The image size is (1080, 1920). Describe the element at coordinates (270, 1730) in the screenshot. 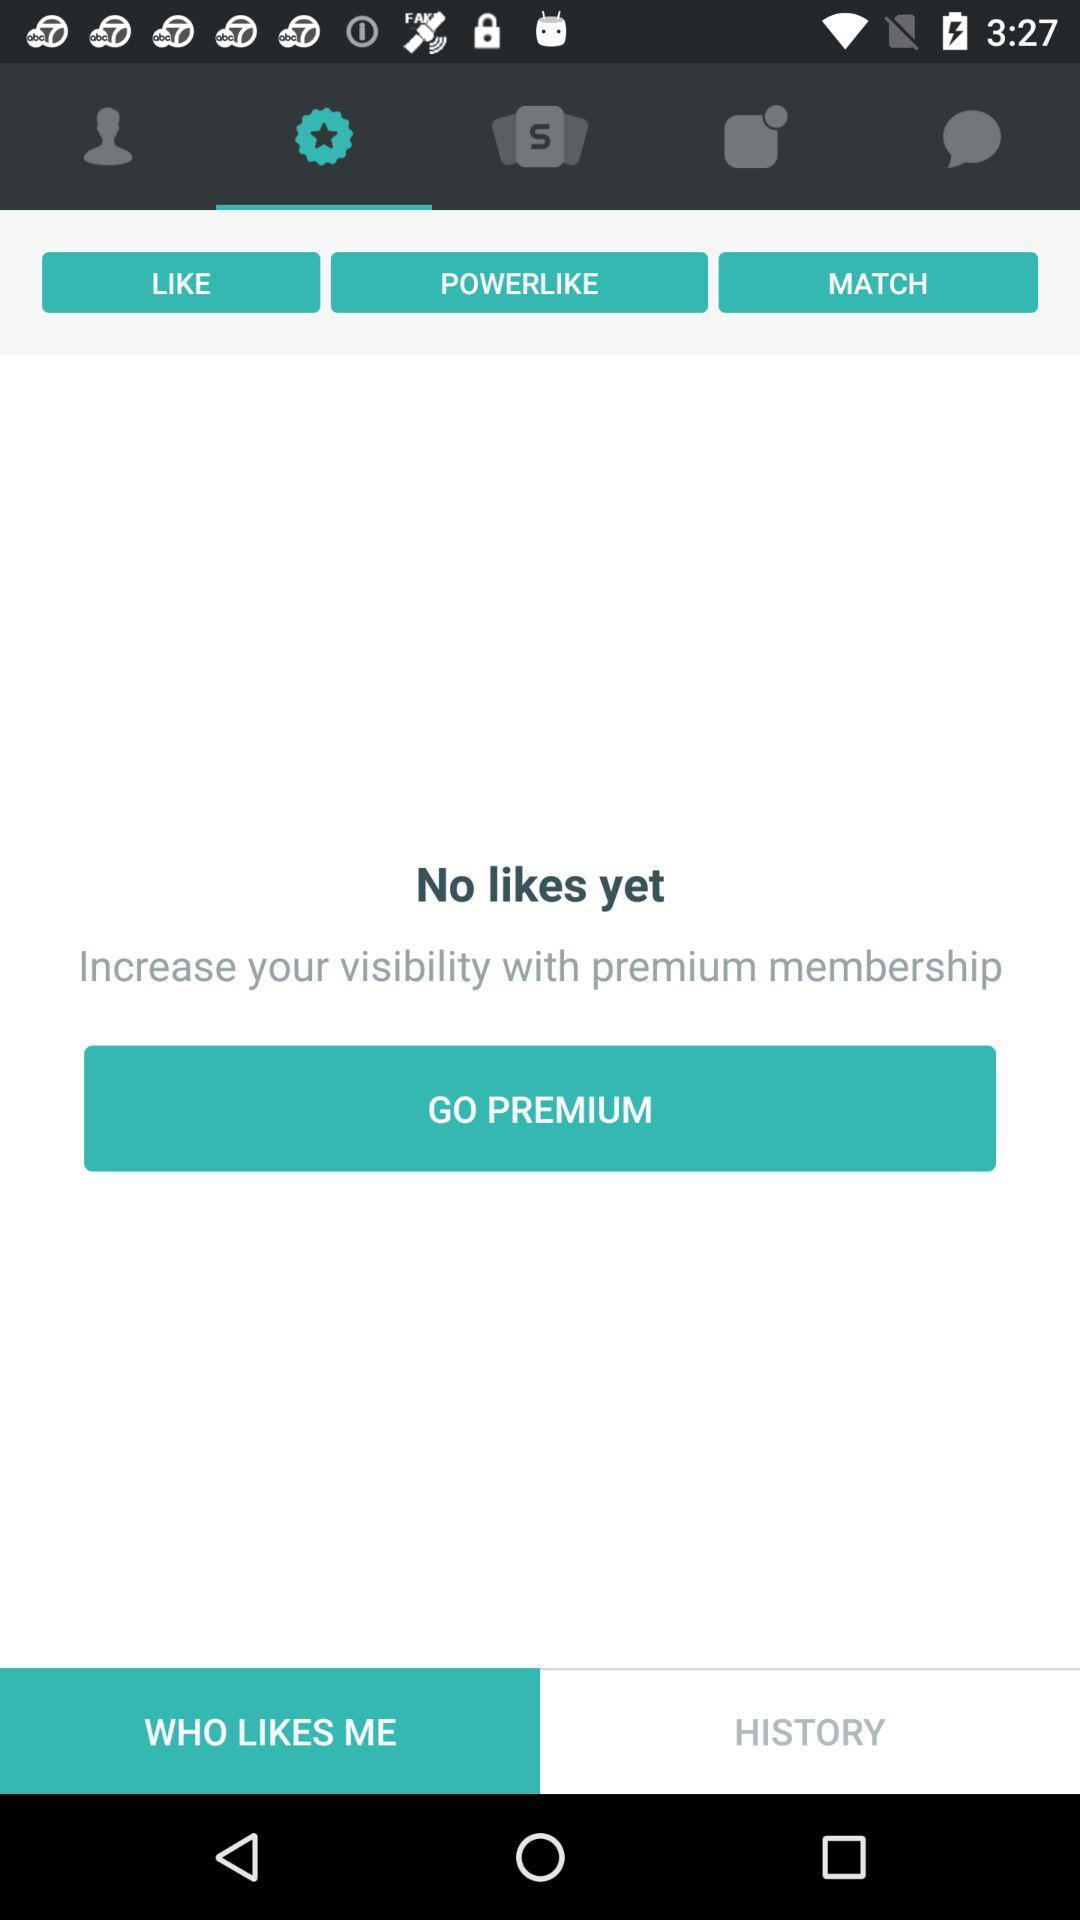

I see `item at the bottom left corner` at that location.